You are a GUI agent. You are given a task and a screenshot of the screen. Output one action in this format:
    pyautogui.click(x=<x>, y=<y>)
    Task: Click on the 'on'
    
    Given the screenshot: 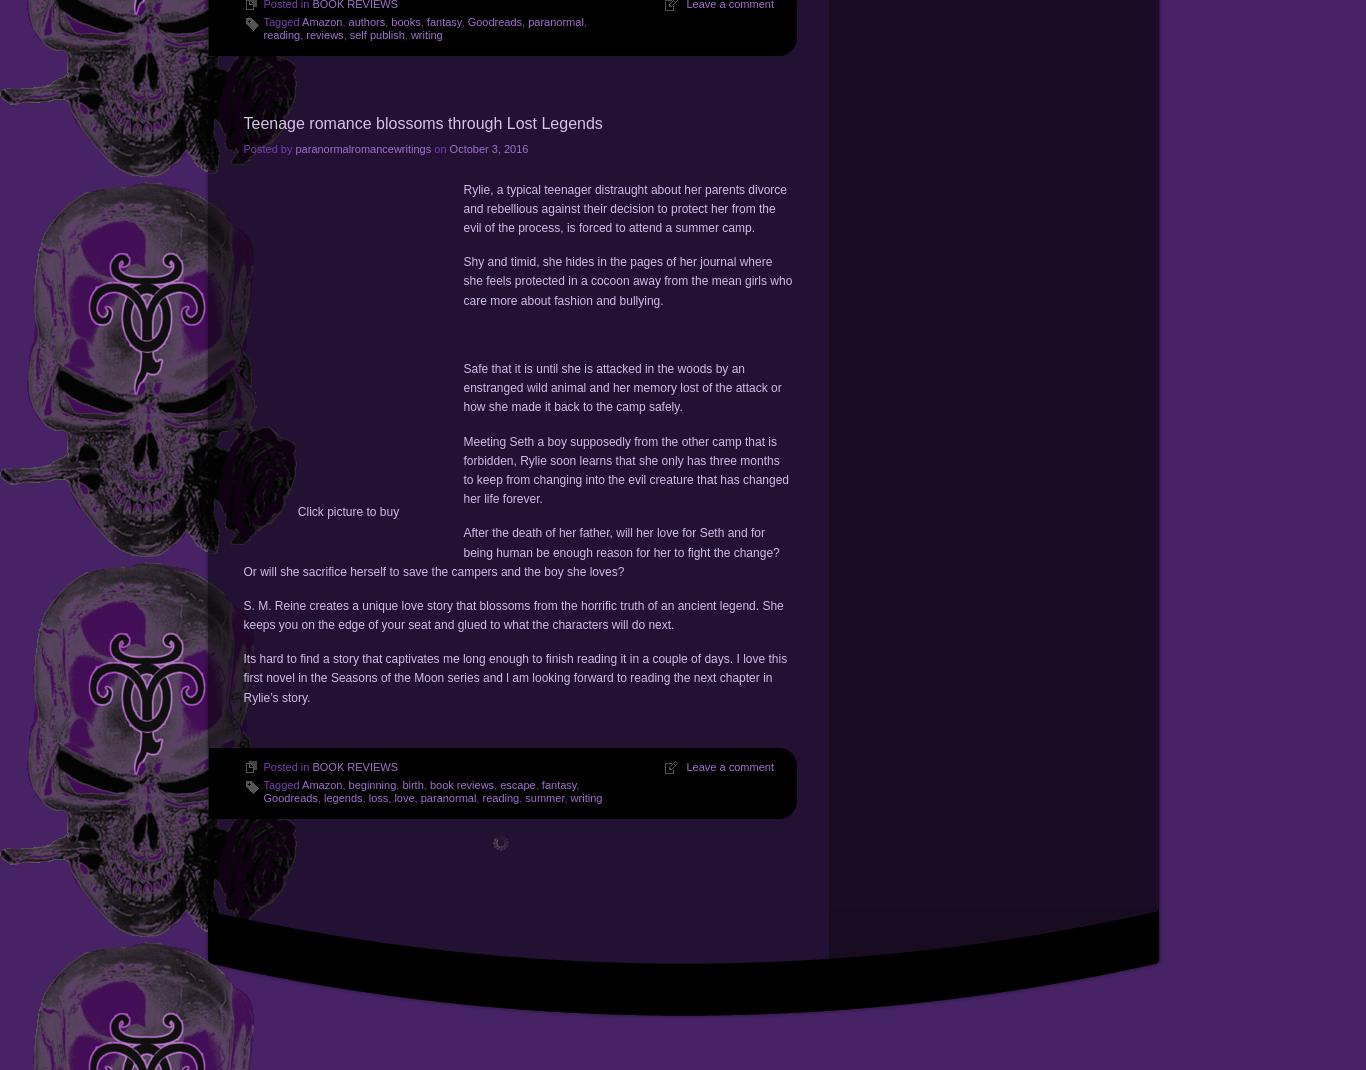 What is the action you would take?
    pyautogui.click(x=438, y=147)
    